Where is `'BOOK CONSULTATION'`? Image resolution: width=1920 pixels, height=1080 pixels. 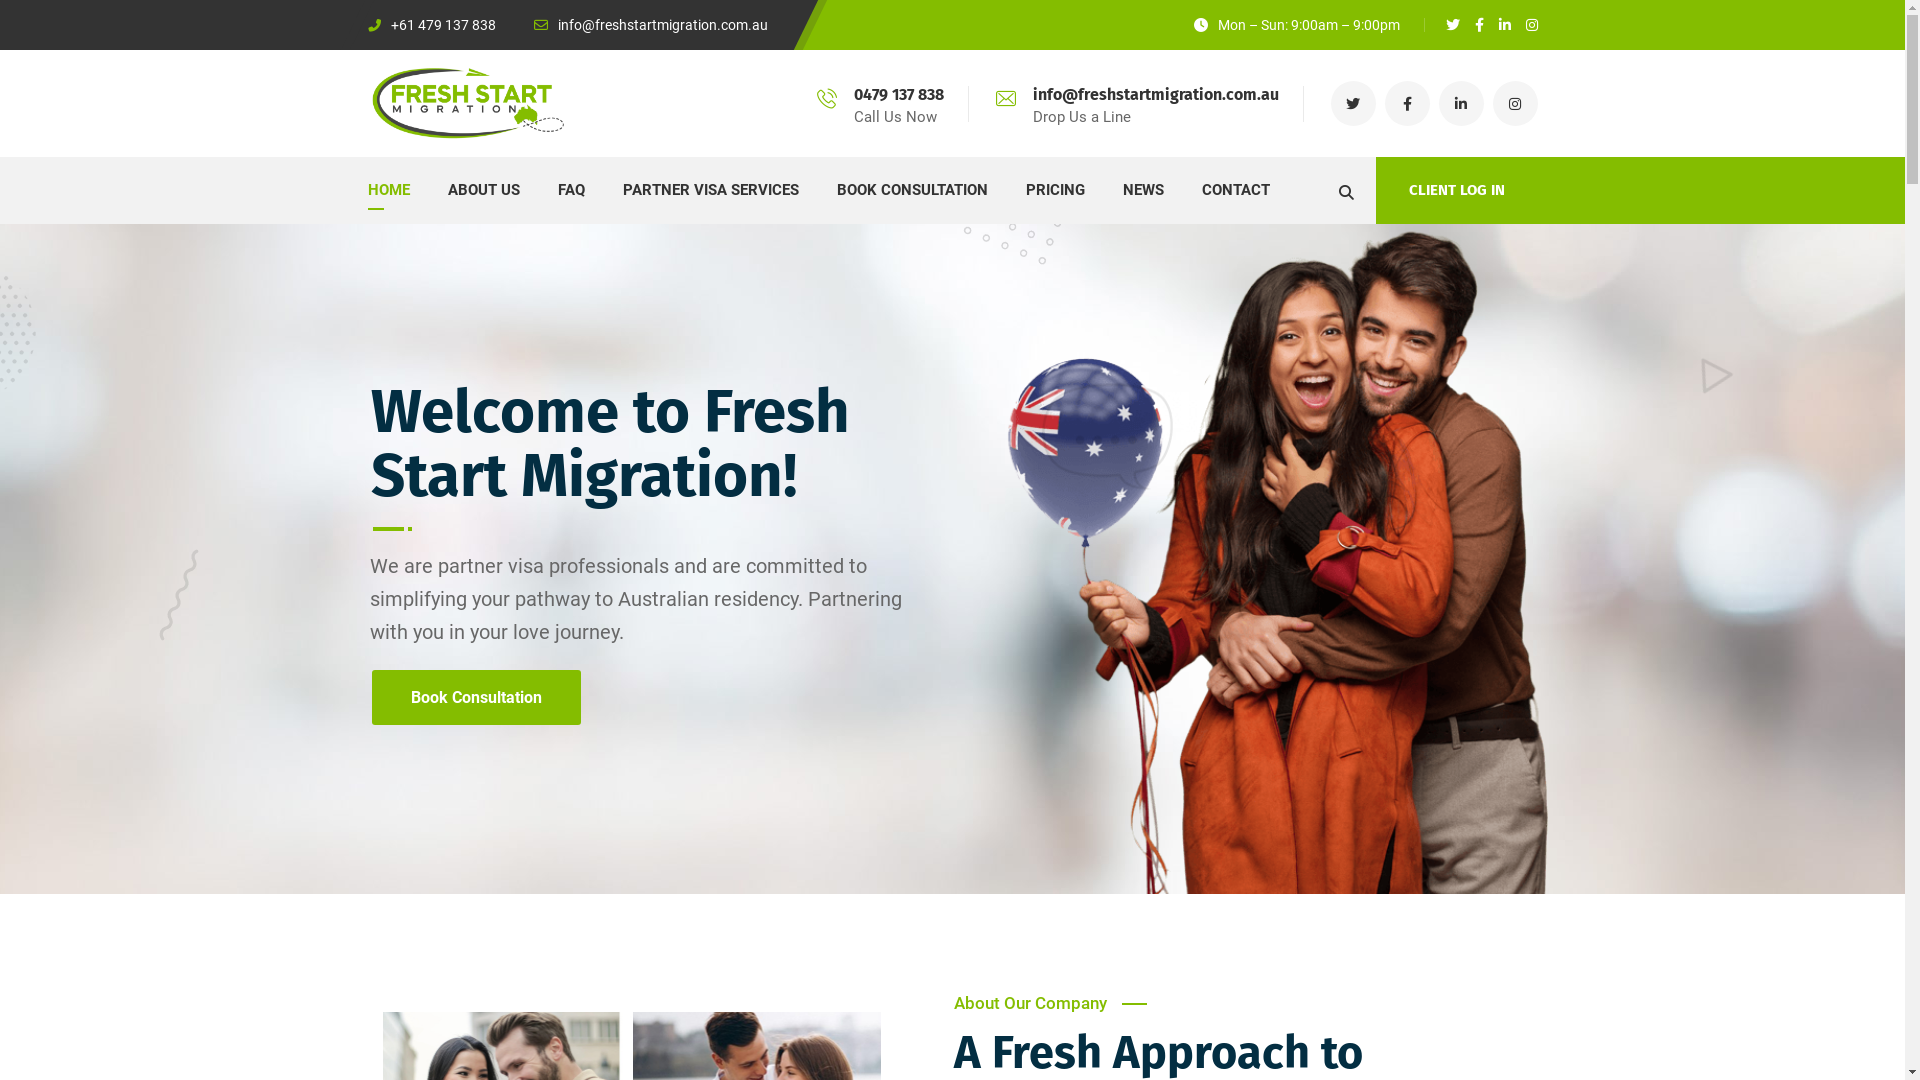 'BOOK CONSULTATION' is located at coordinates (910, 190).